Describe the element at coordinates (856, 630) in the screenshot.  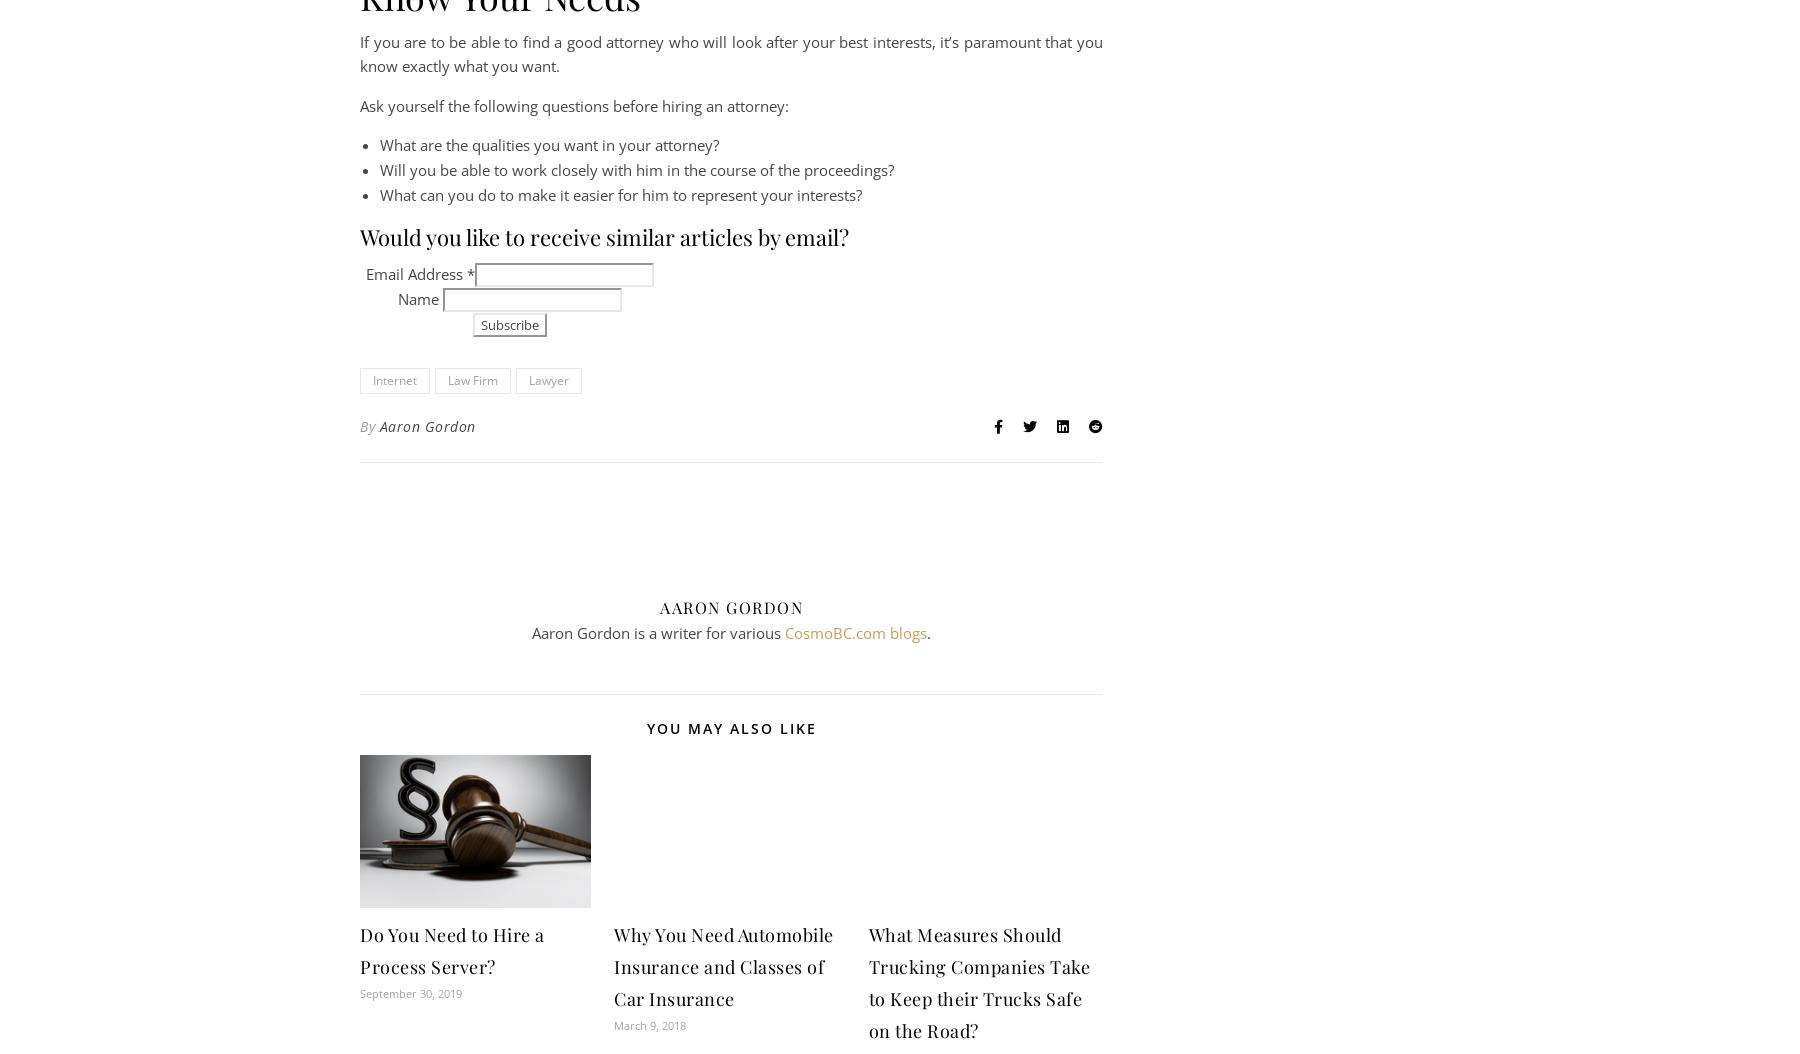
I see `'CosmoBC.com blogs'` at that location.